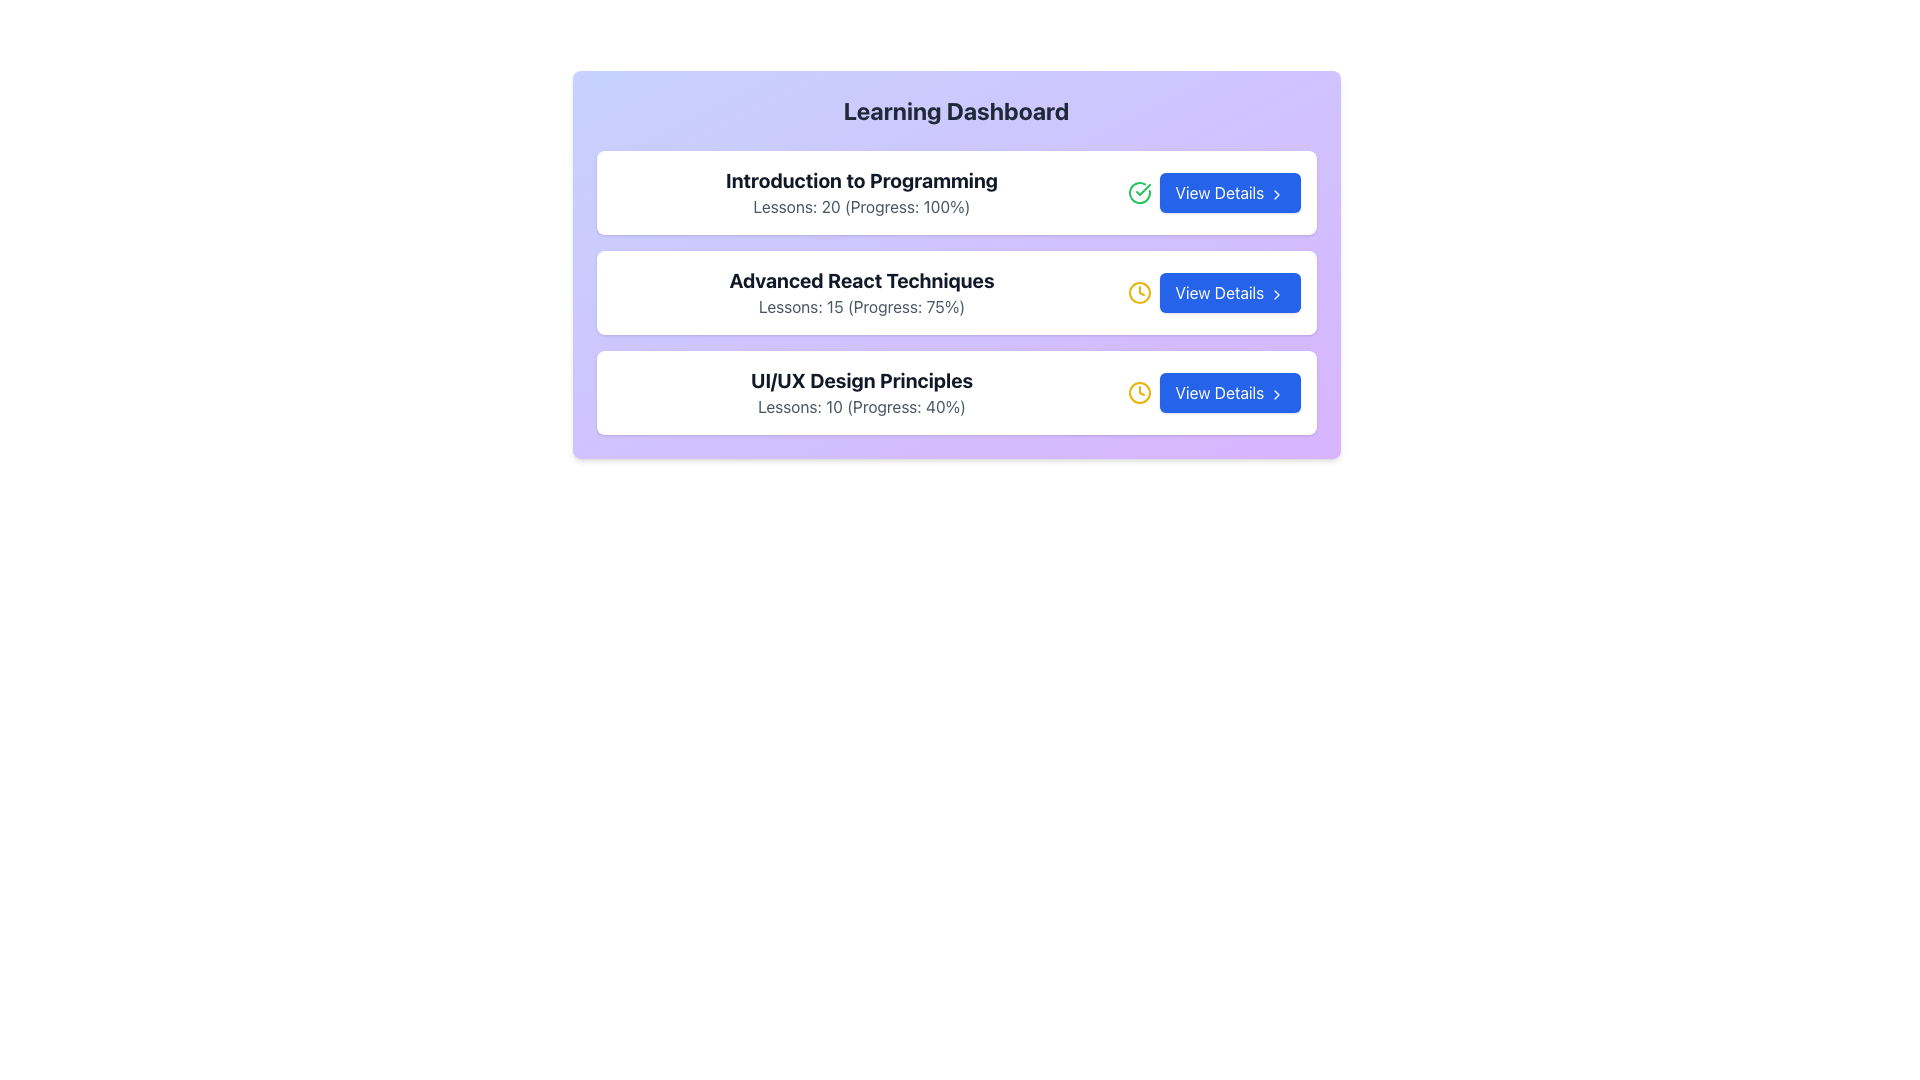  I want to click on the 'View Details' button with white text on a blue background, located in the bottom row of the 'UI/UX Design Principles' section, so click(1213, 393).